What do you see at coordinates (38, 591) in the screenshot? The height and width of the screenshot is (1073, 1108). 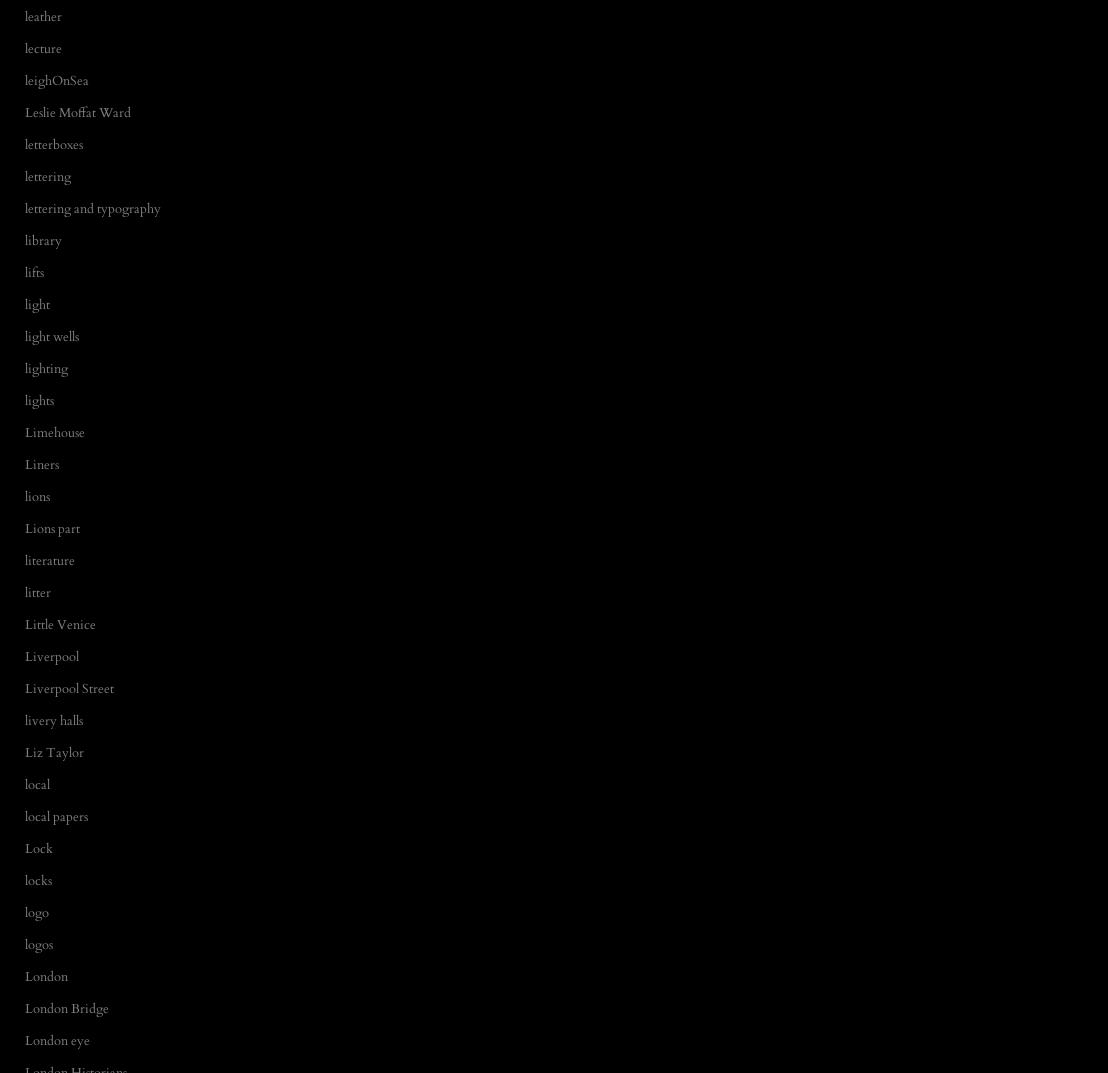 I see `'litter'` at bounding box center [38, 591].